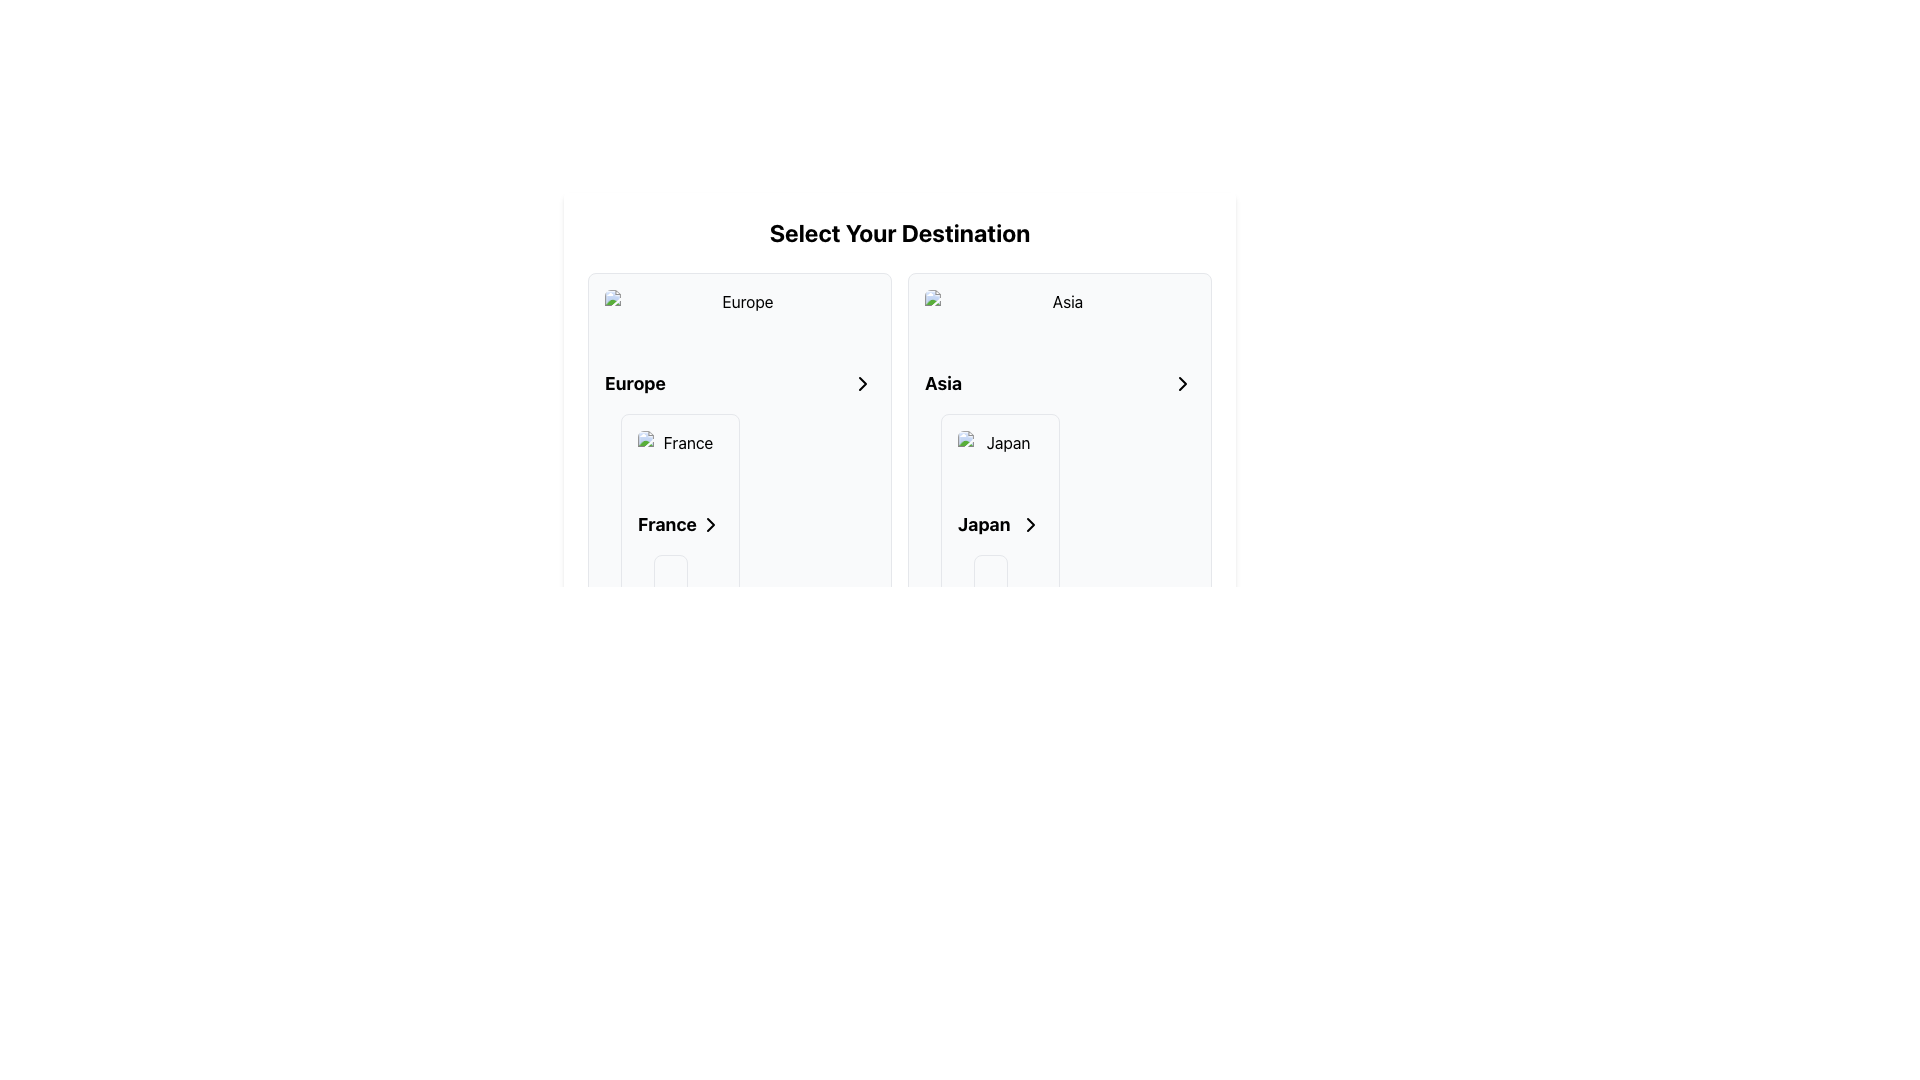 Image resolution: width=1920 pixels, height=1080 pixels. Describe the element at coordinates (1182, 384) in the screenshot. I see `the right-facing arrow icon located to the right of the text 'Asia'` at that location.